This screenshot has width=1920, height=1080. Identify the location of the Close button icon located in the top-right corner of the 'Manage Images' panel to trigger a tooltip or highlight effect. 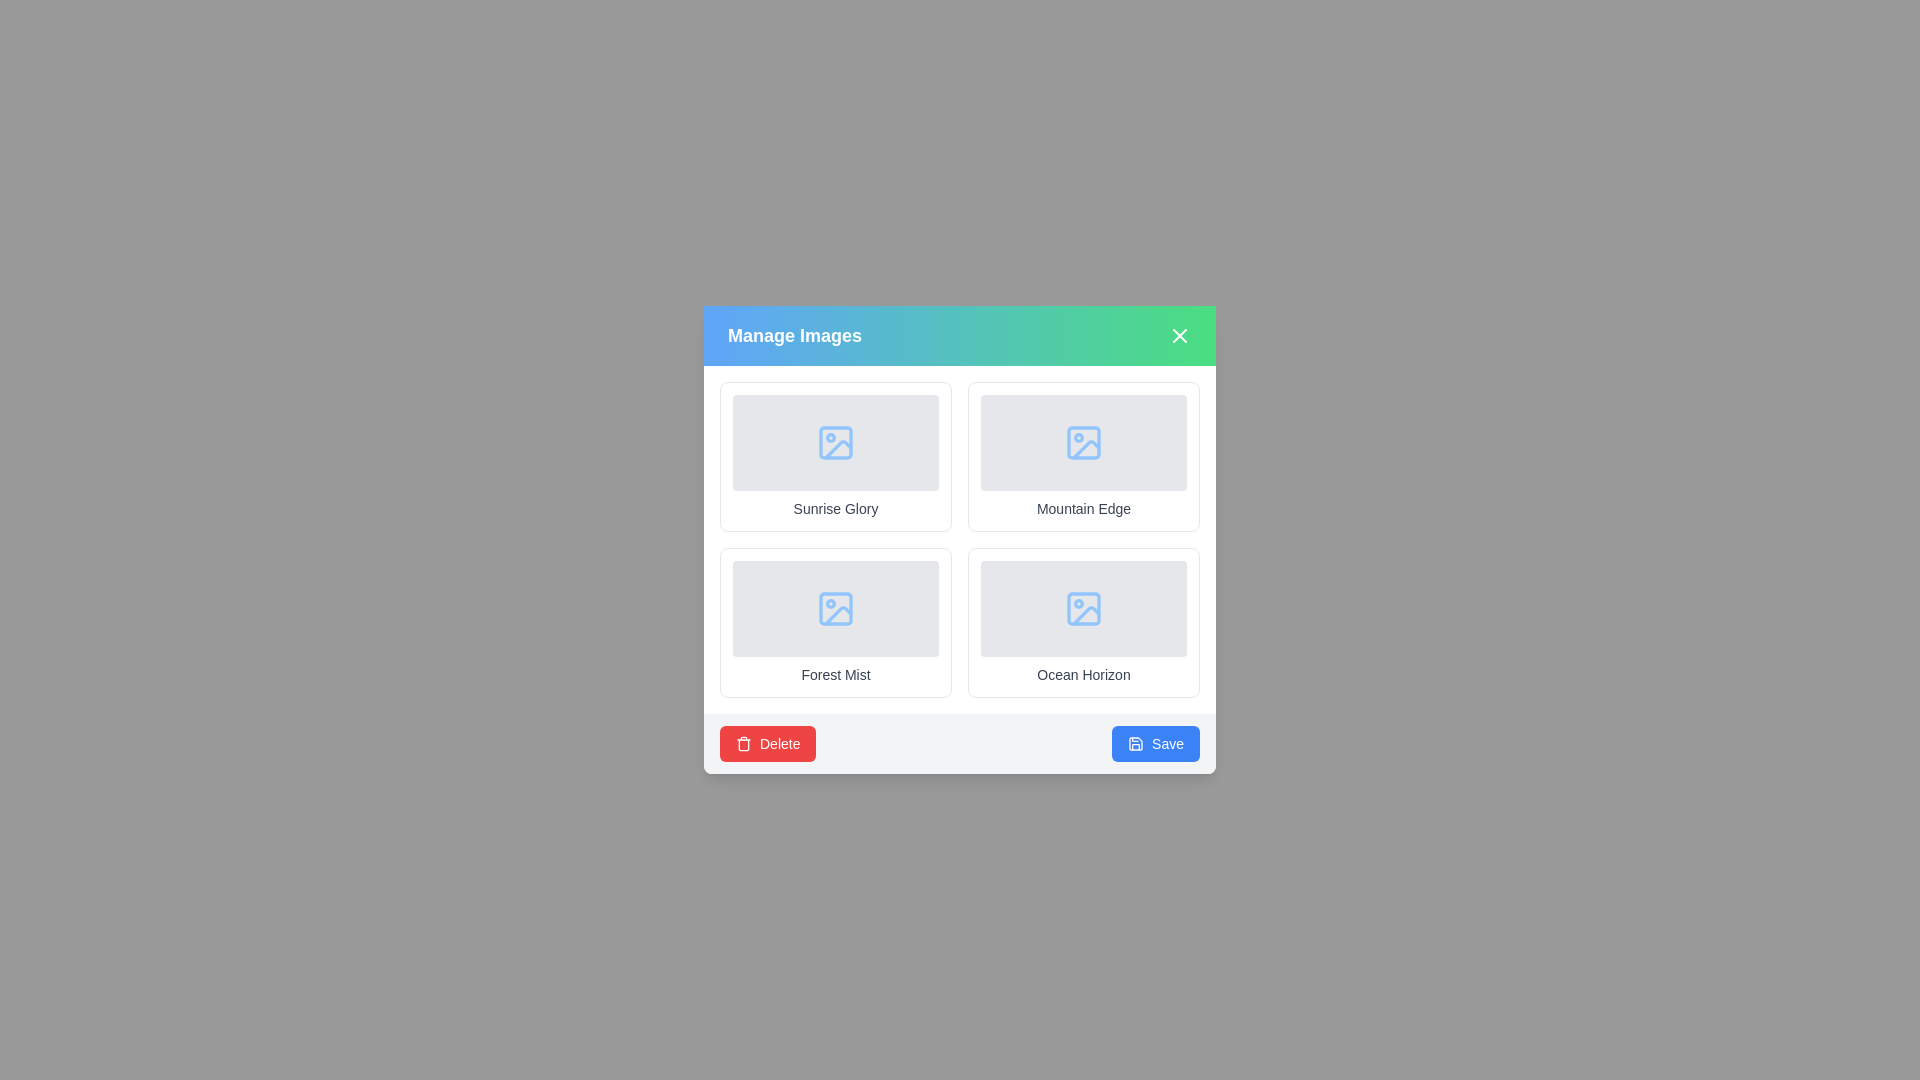
(1180, 334).